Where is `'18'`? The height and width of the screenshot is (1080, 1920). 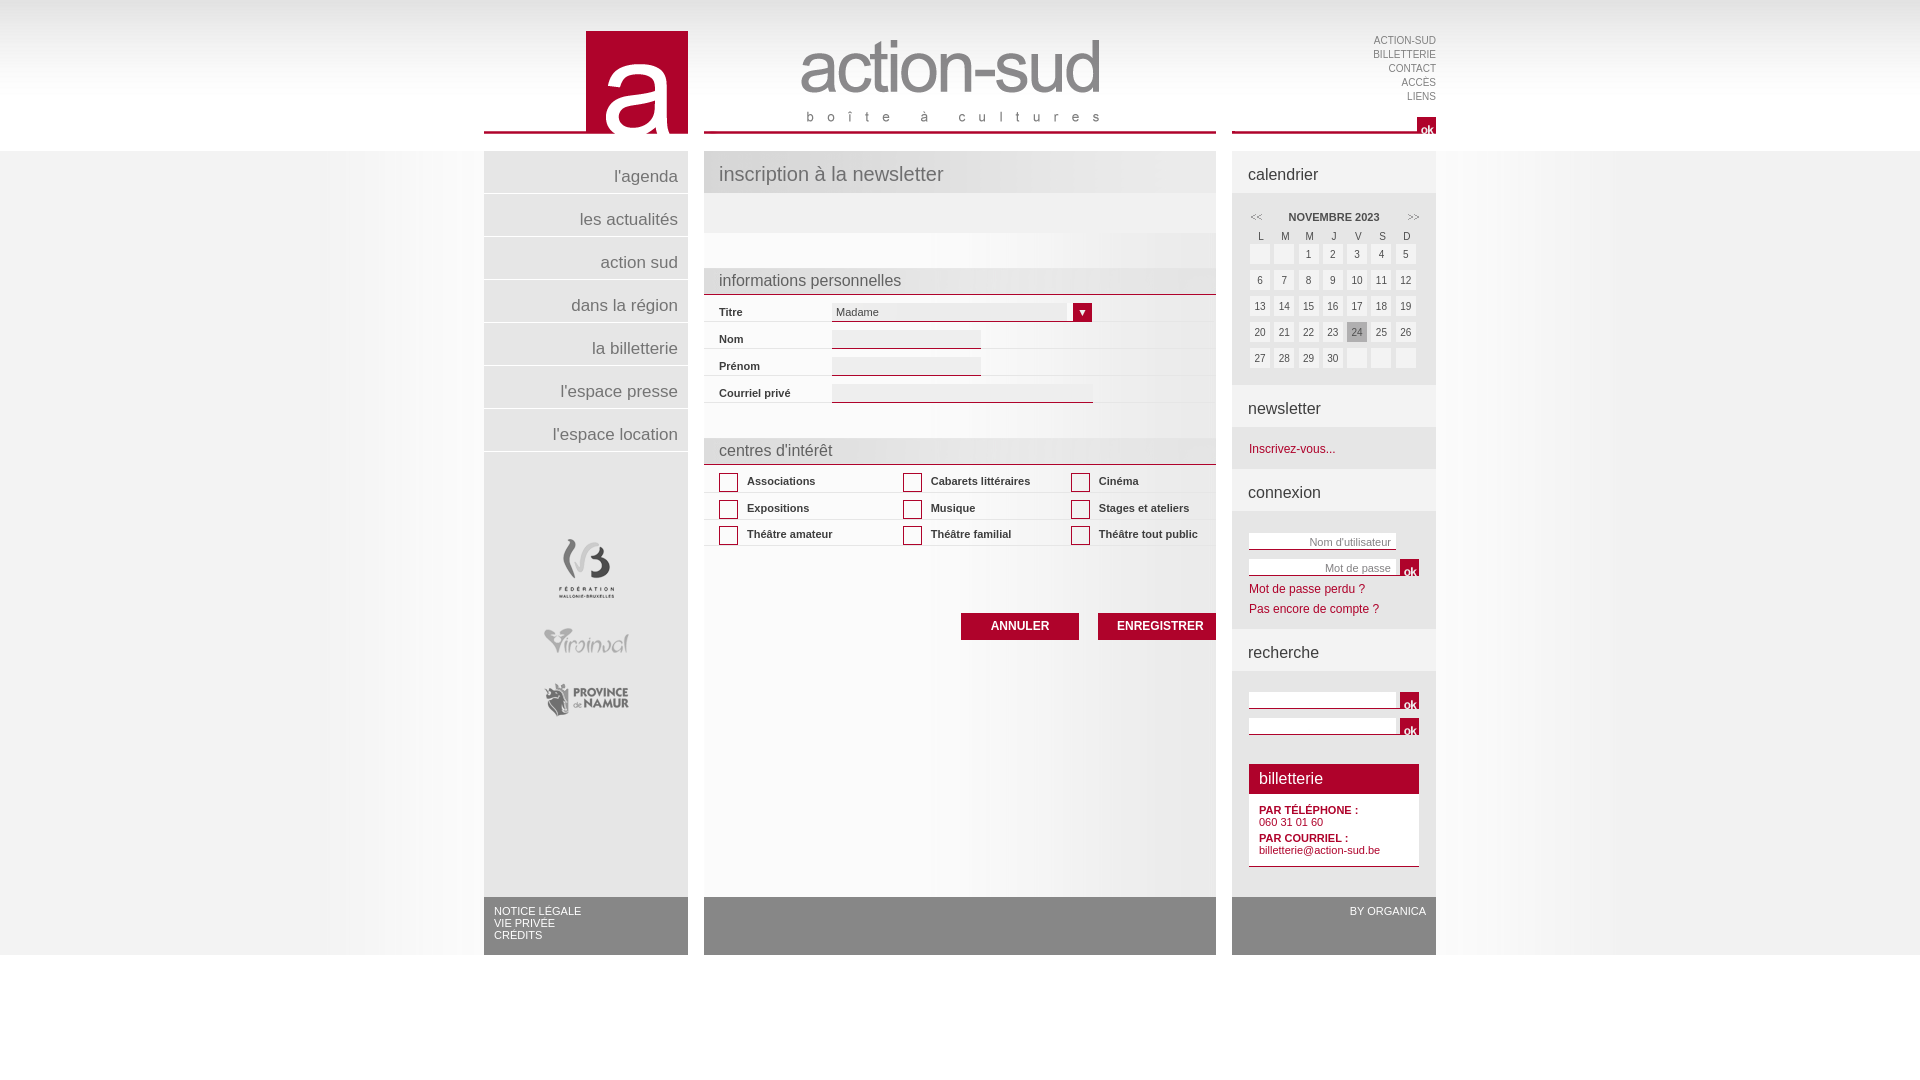 '18' is located at coordinates (1381, 308).